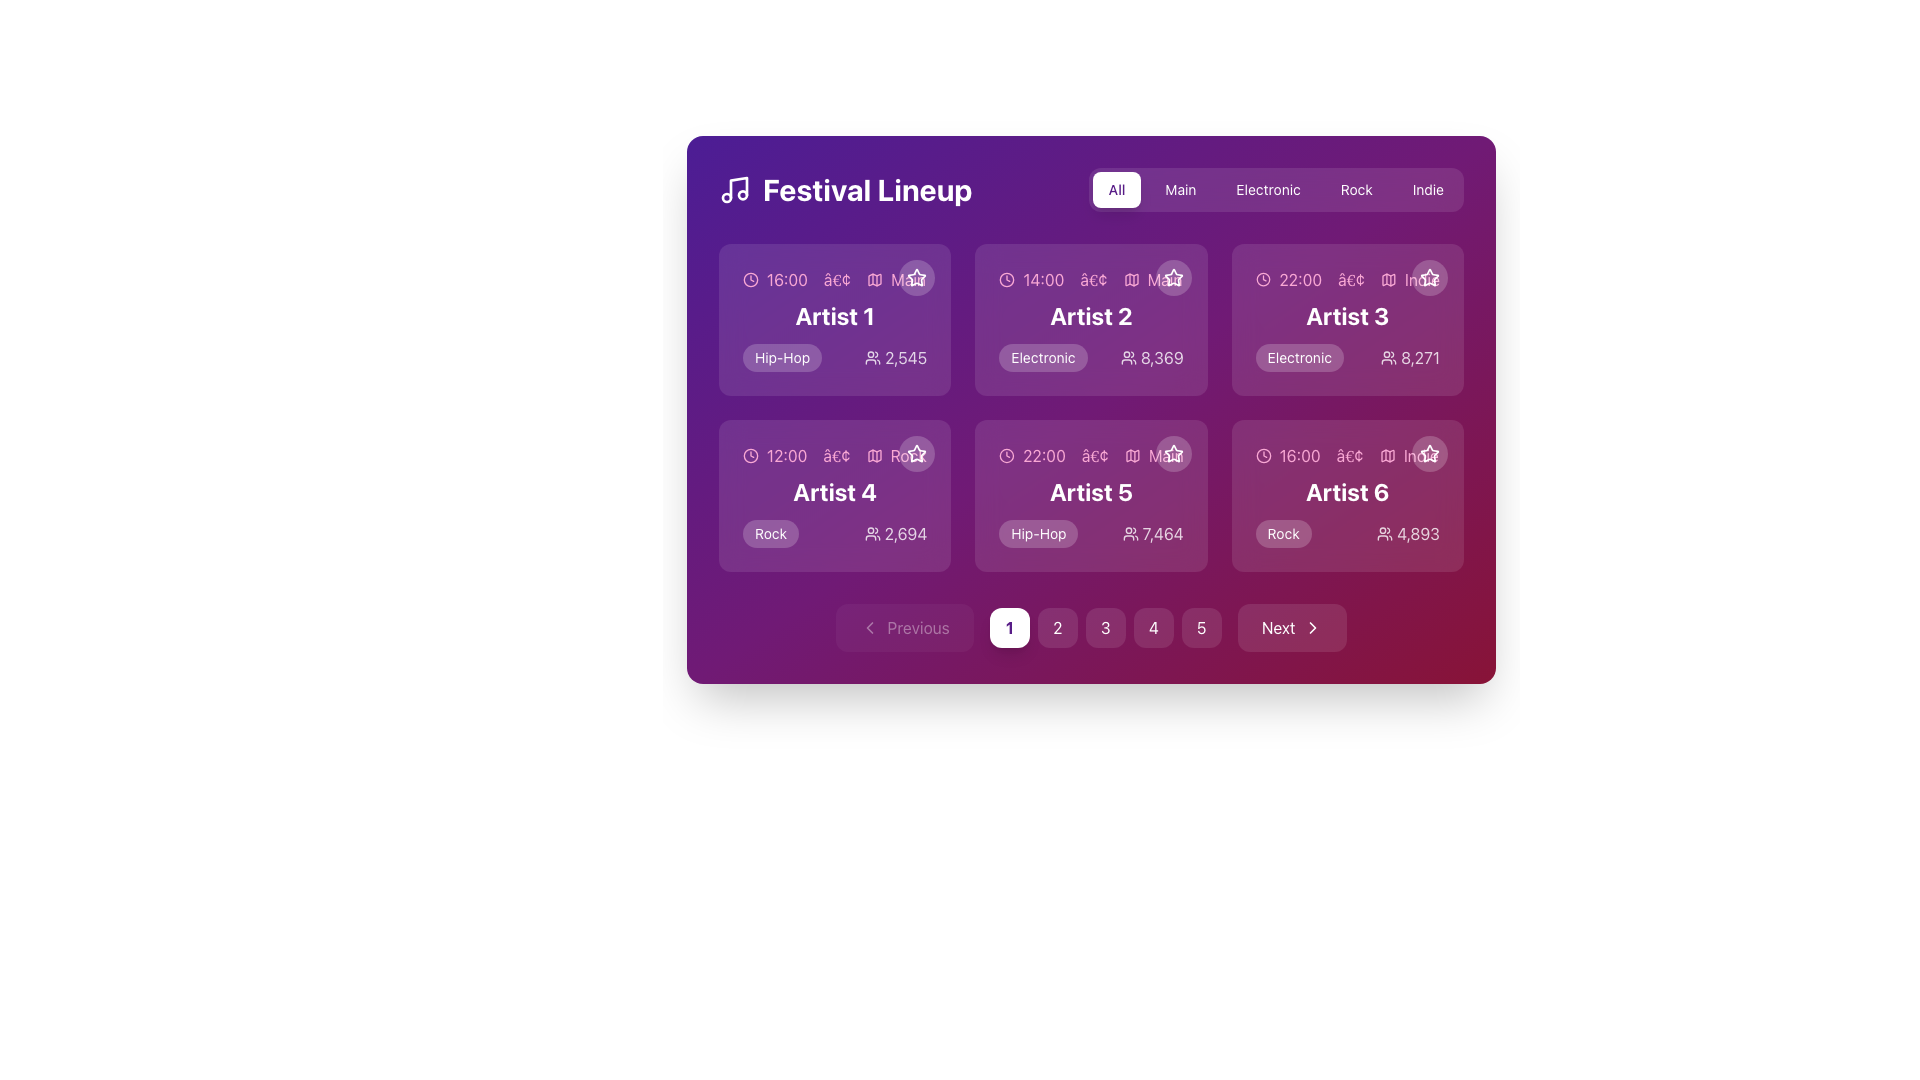 The height and width of the screenshot is (1080, 1920). What do you see at coordinates (837, 280) in the screenshot?
I see `the decorative bullet point character (•) styled in light pink, located between the time text '16:00' and the map-like icon in the upper left section of the 'Artist 1' card` at bounding box center [837, 280].